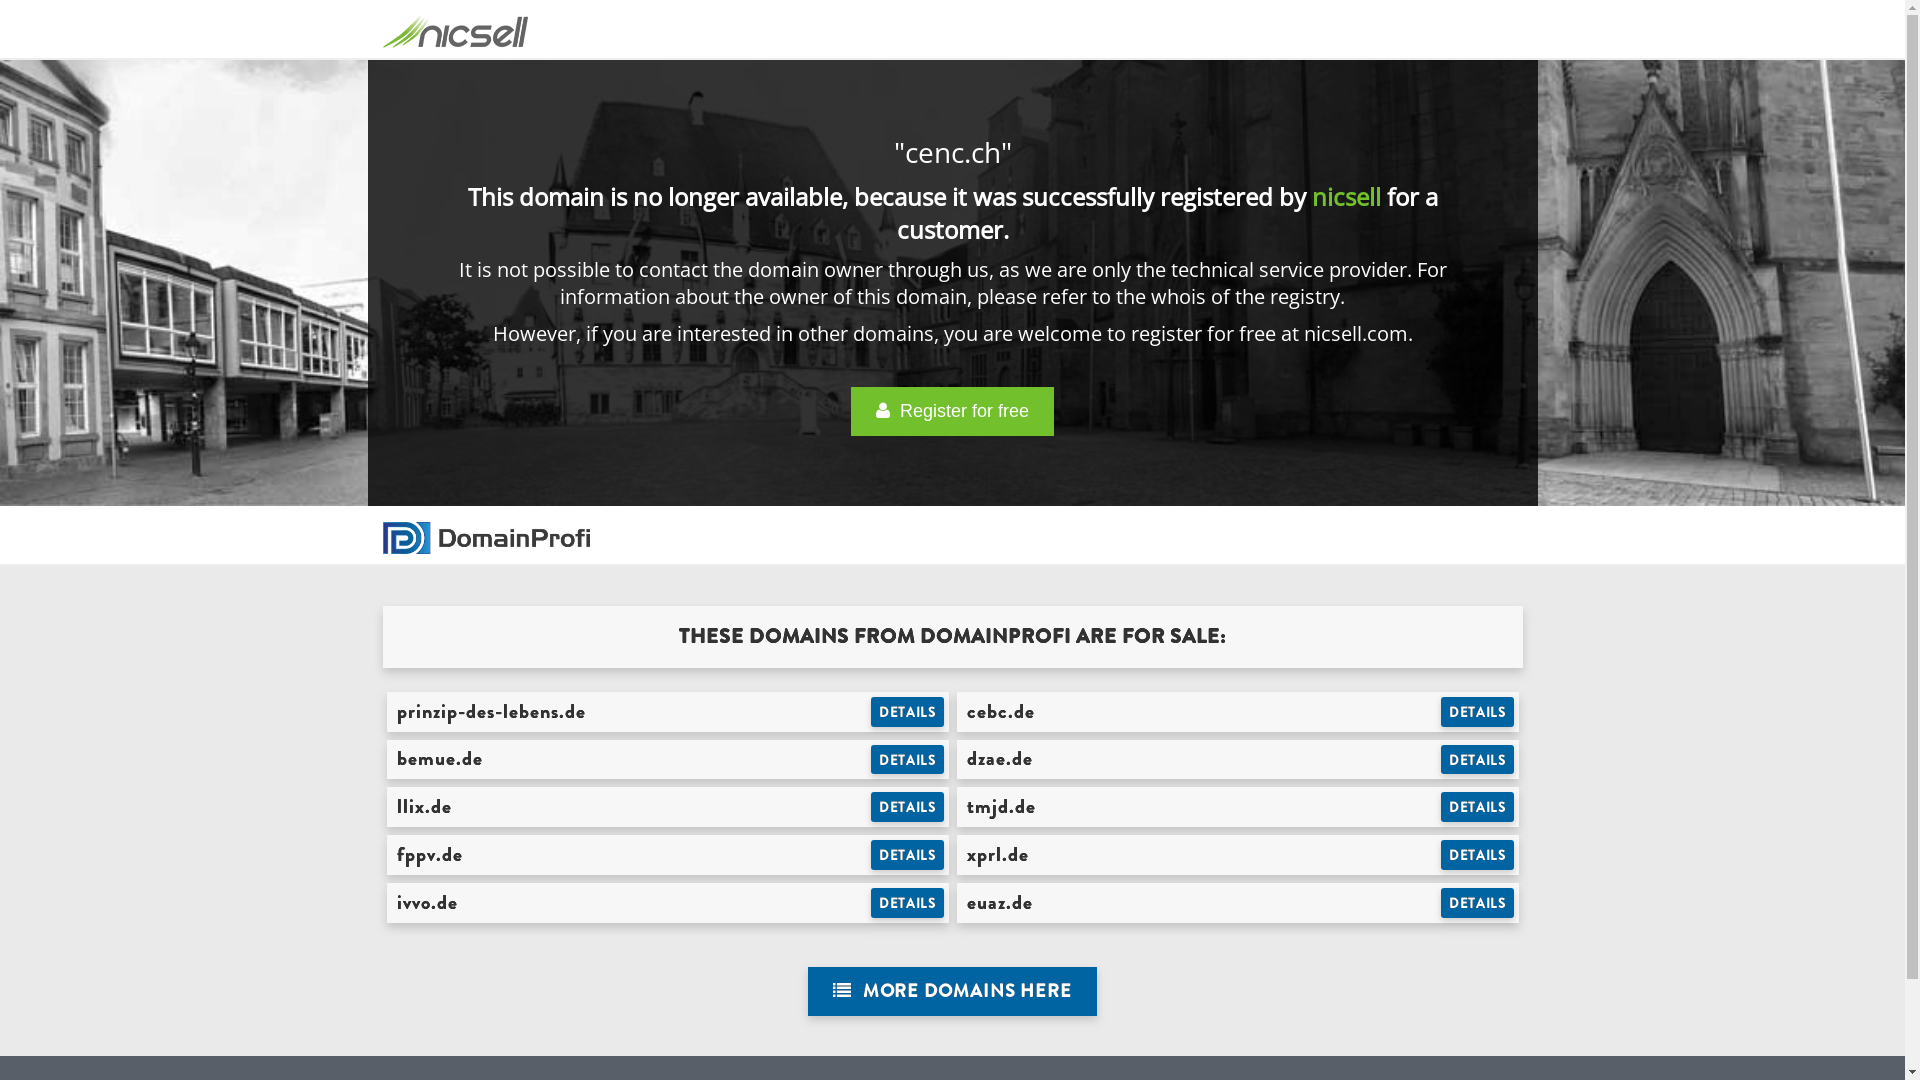 This screenshot has width=1920, height=1080. What do you see at coordinates (1477, 805) in the screenshot?
I see `'DETAILS'` at bounding box center [1477, 805].